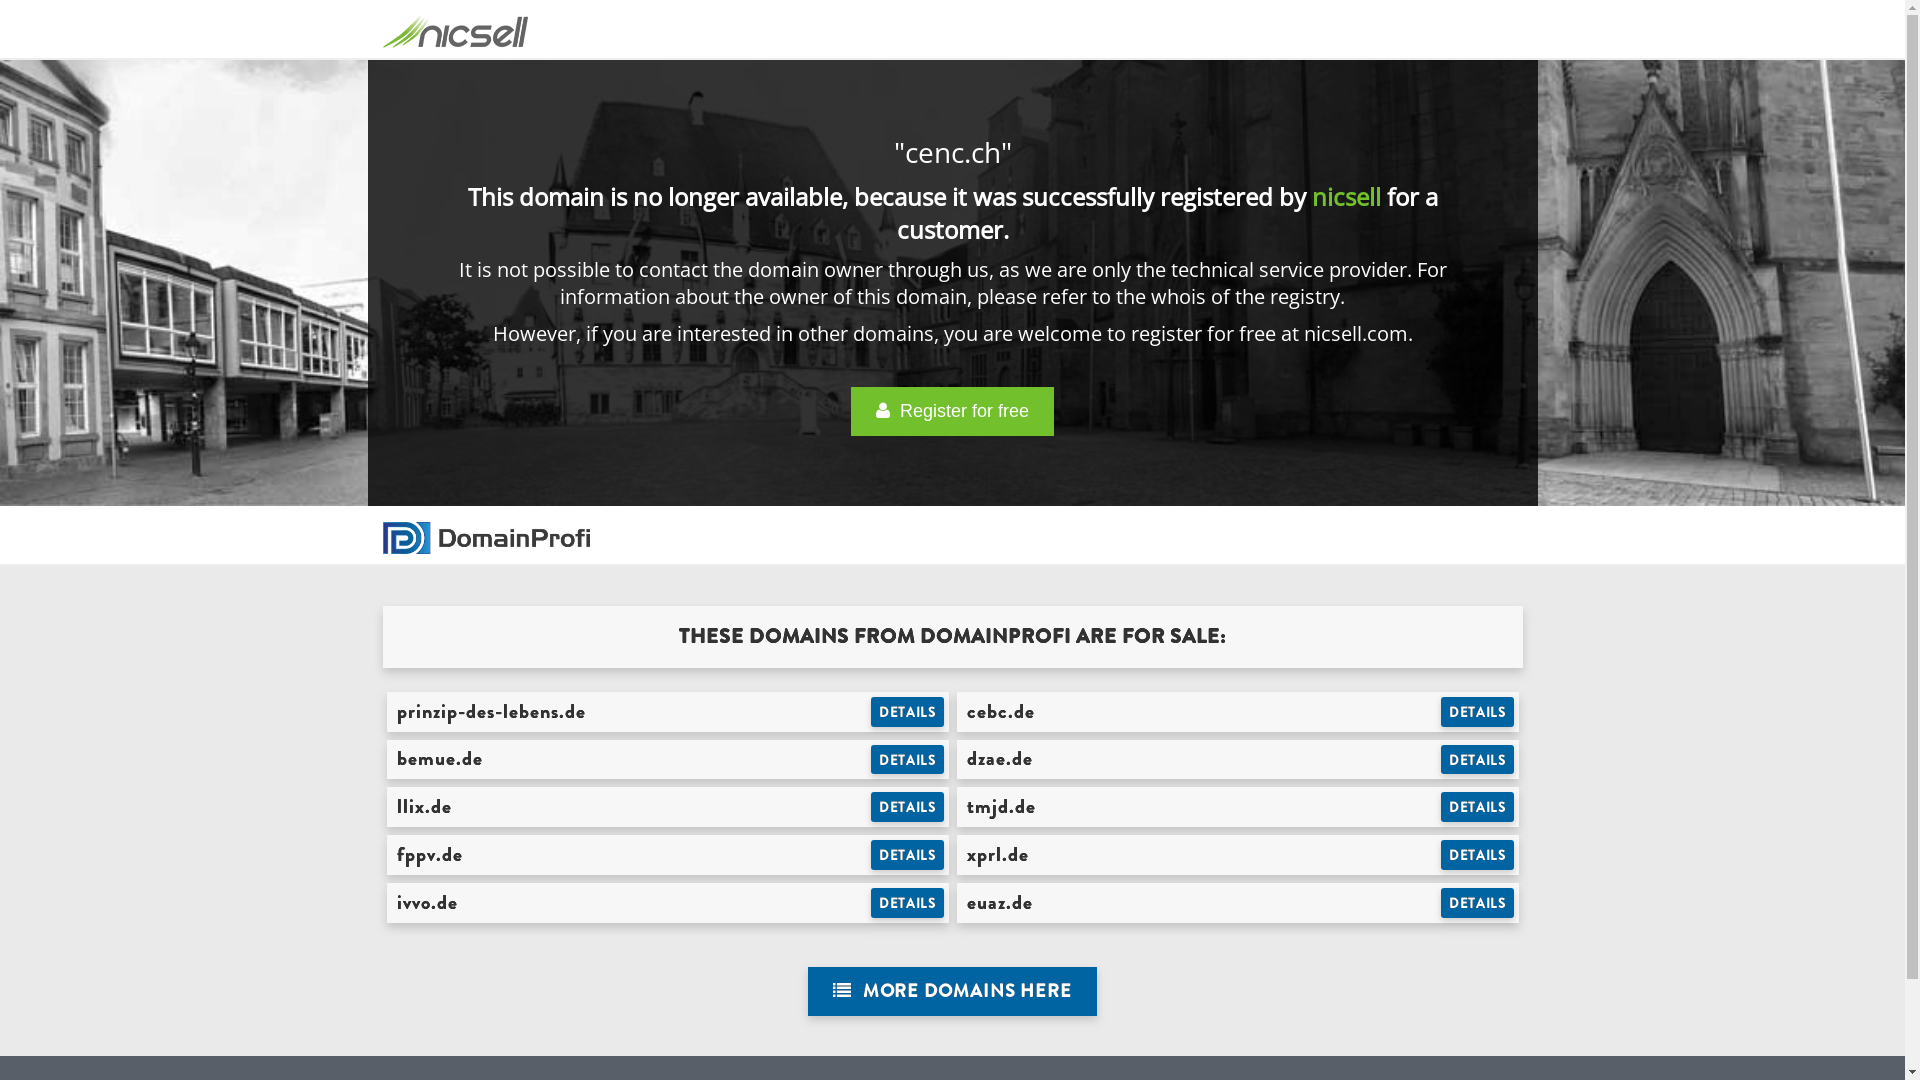 This screenshot has width=1920, height=1080. What do you see at coordinates (1477, 805) in the screenshot?
I see `'DETAILS'` at bounding box center [1477, 805].